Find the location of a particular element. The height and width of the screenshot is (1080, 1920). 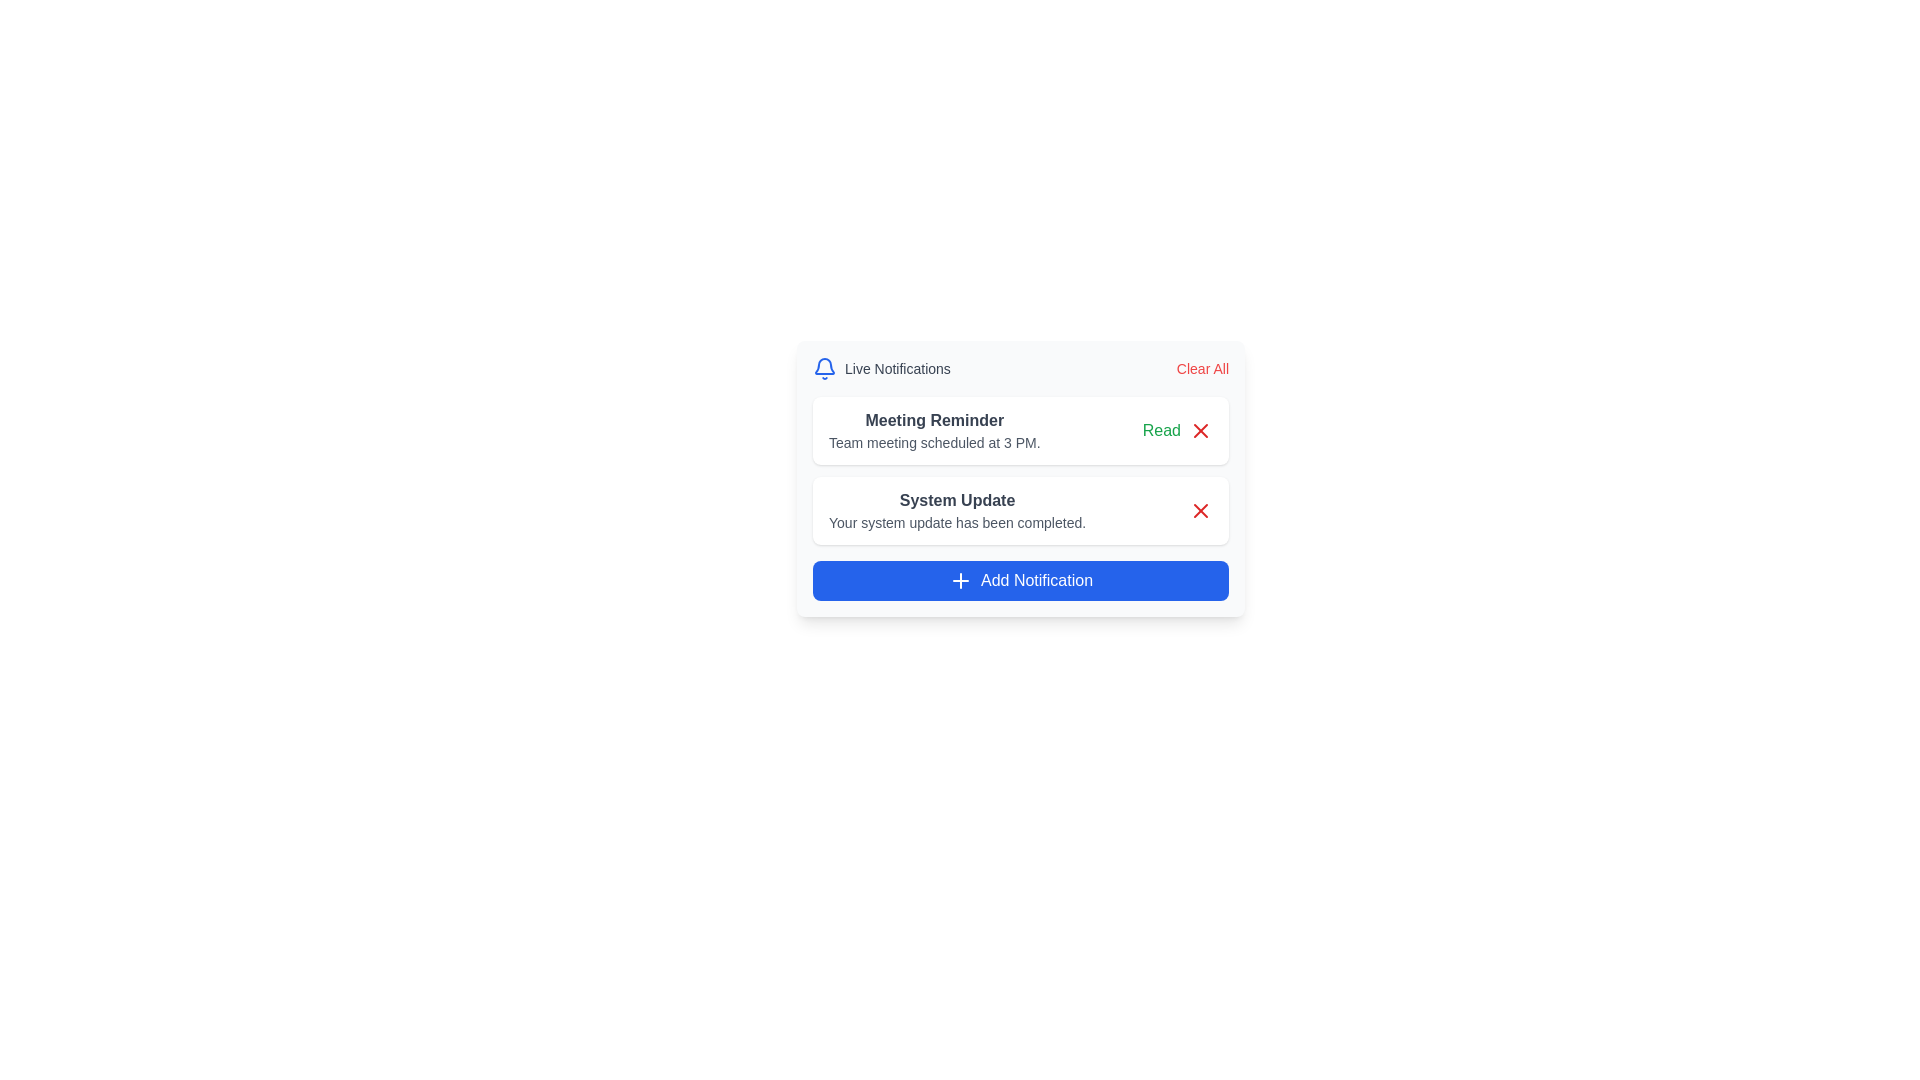

the static text element displaying 'Your system update has been completed.' which is positioned below the 'System Update' heading in the notification card is located at coordinates (956, 522).